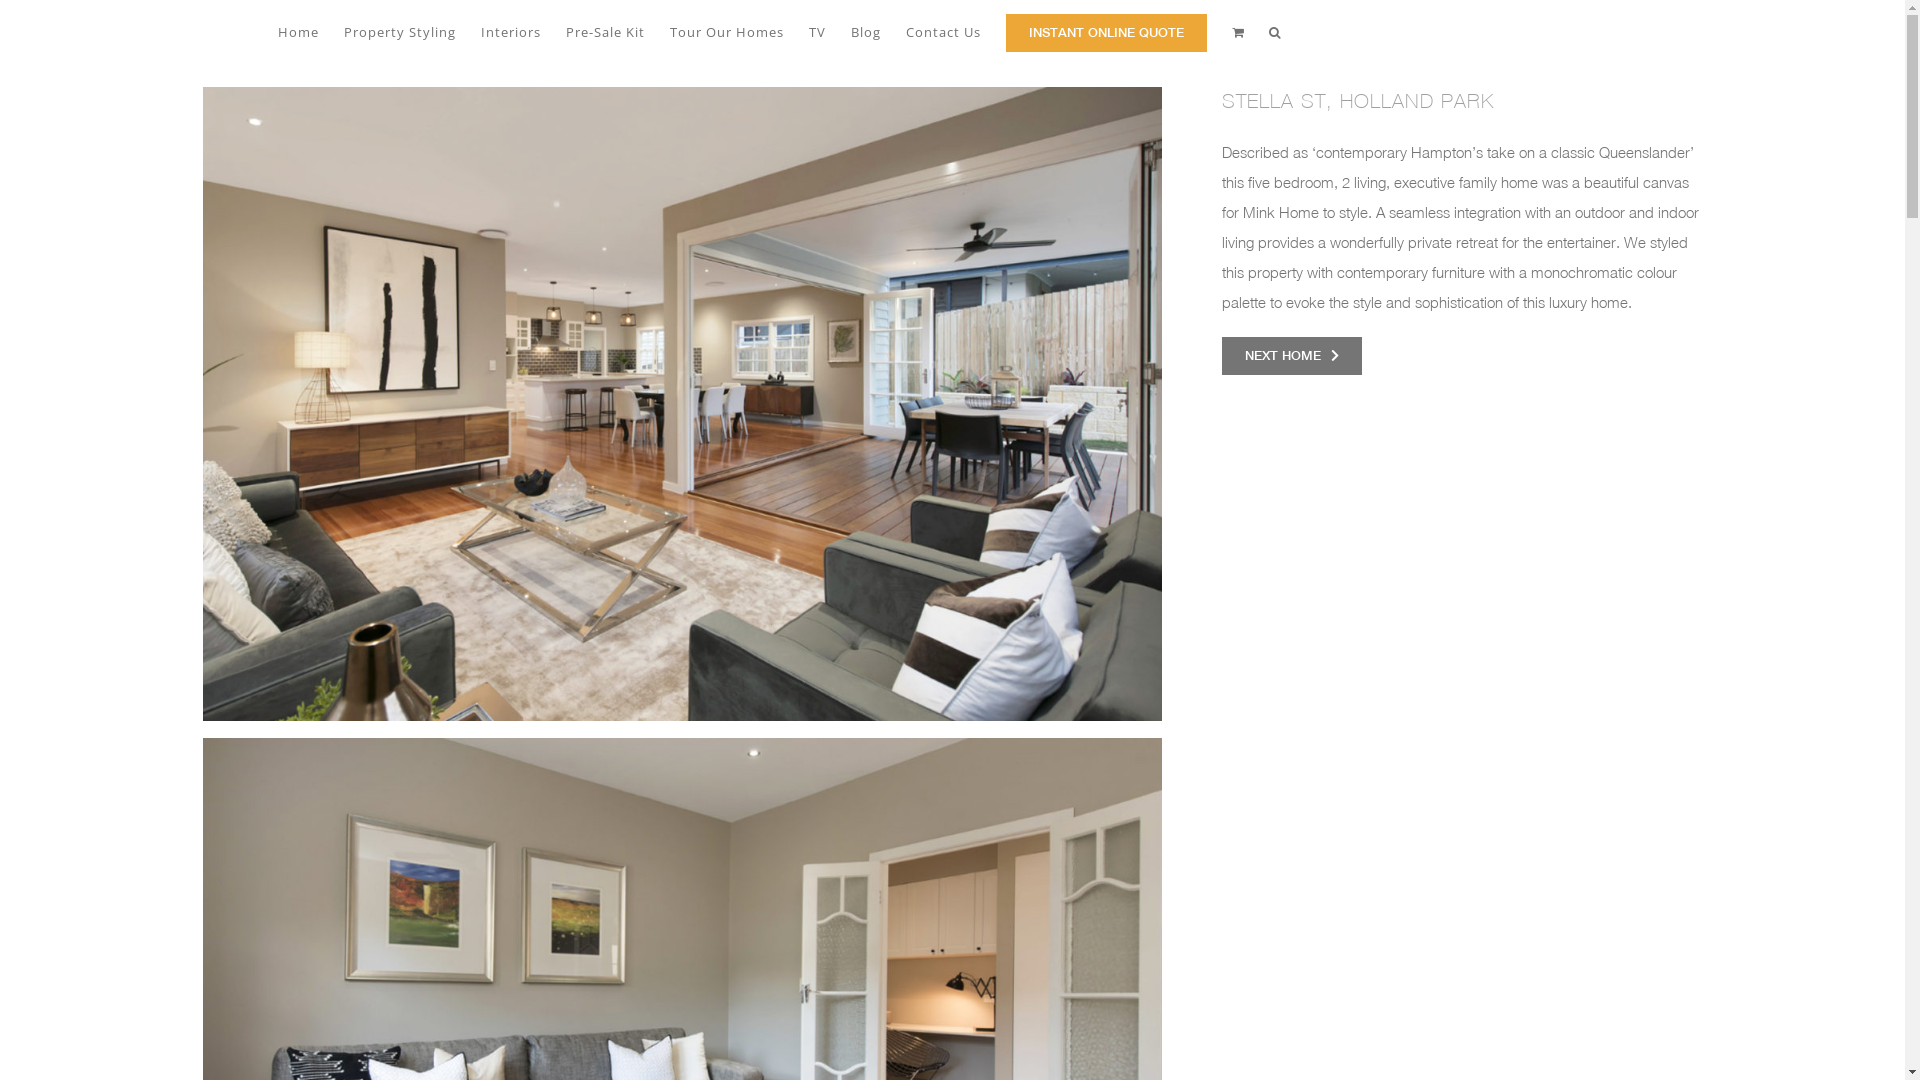 This screenshot has width=1920, height=1080. Describe the element at coordinates (942, 30) in the screenshot. I see `'Contact Us'` at that location.